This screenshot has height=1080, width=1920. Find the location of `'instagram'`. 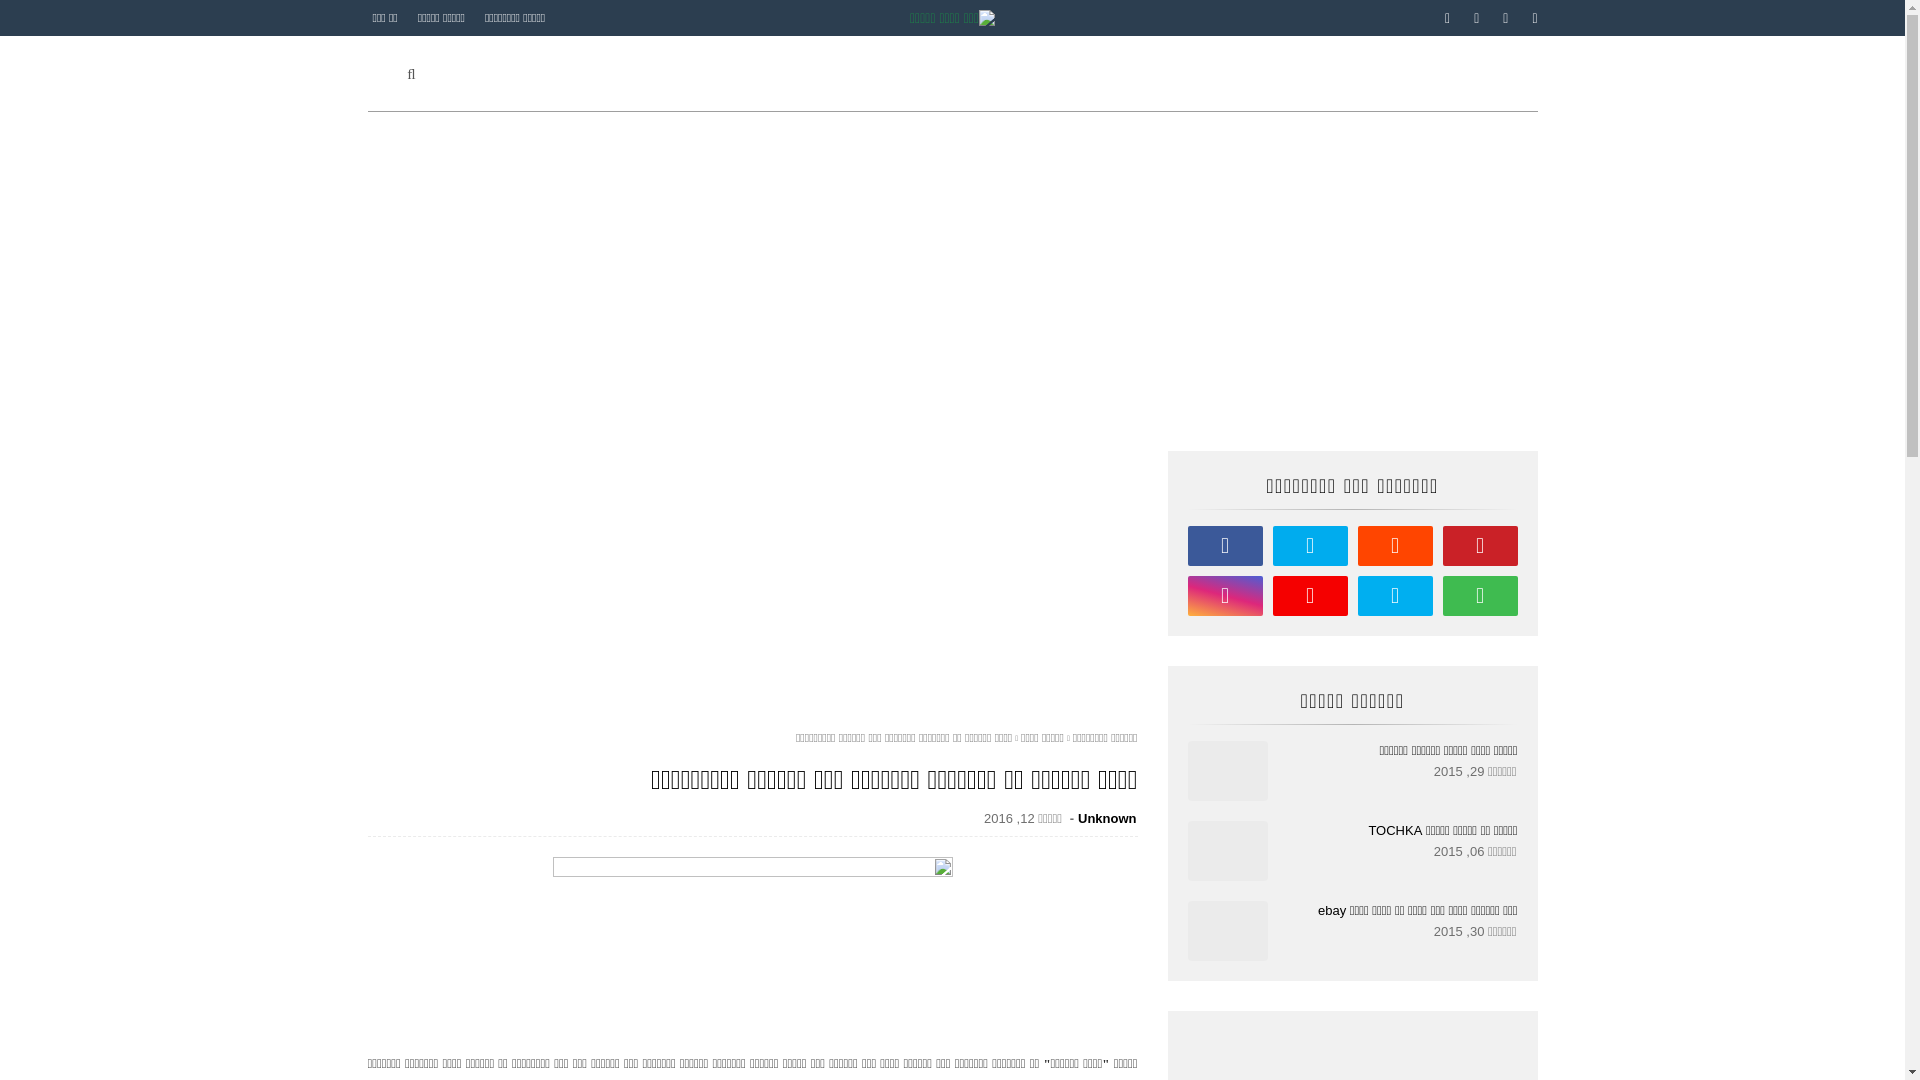

'instagram' is located at coordinates (1505, 17).